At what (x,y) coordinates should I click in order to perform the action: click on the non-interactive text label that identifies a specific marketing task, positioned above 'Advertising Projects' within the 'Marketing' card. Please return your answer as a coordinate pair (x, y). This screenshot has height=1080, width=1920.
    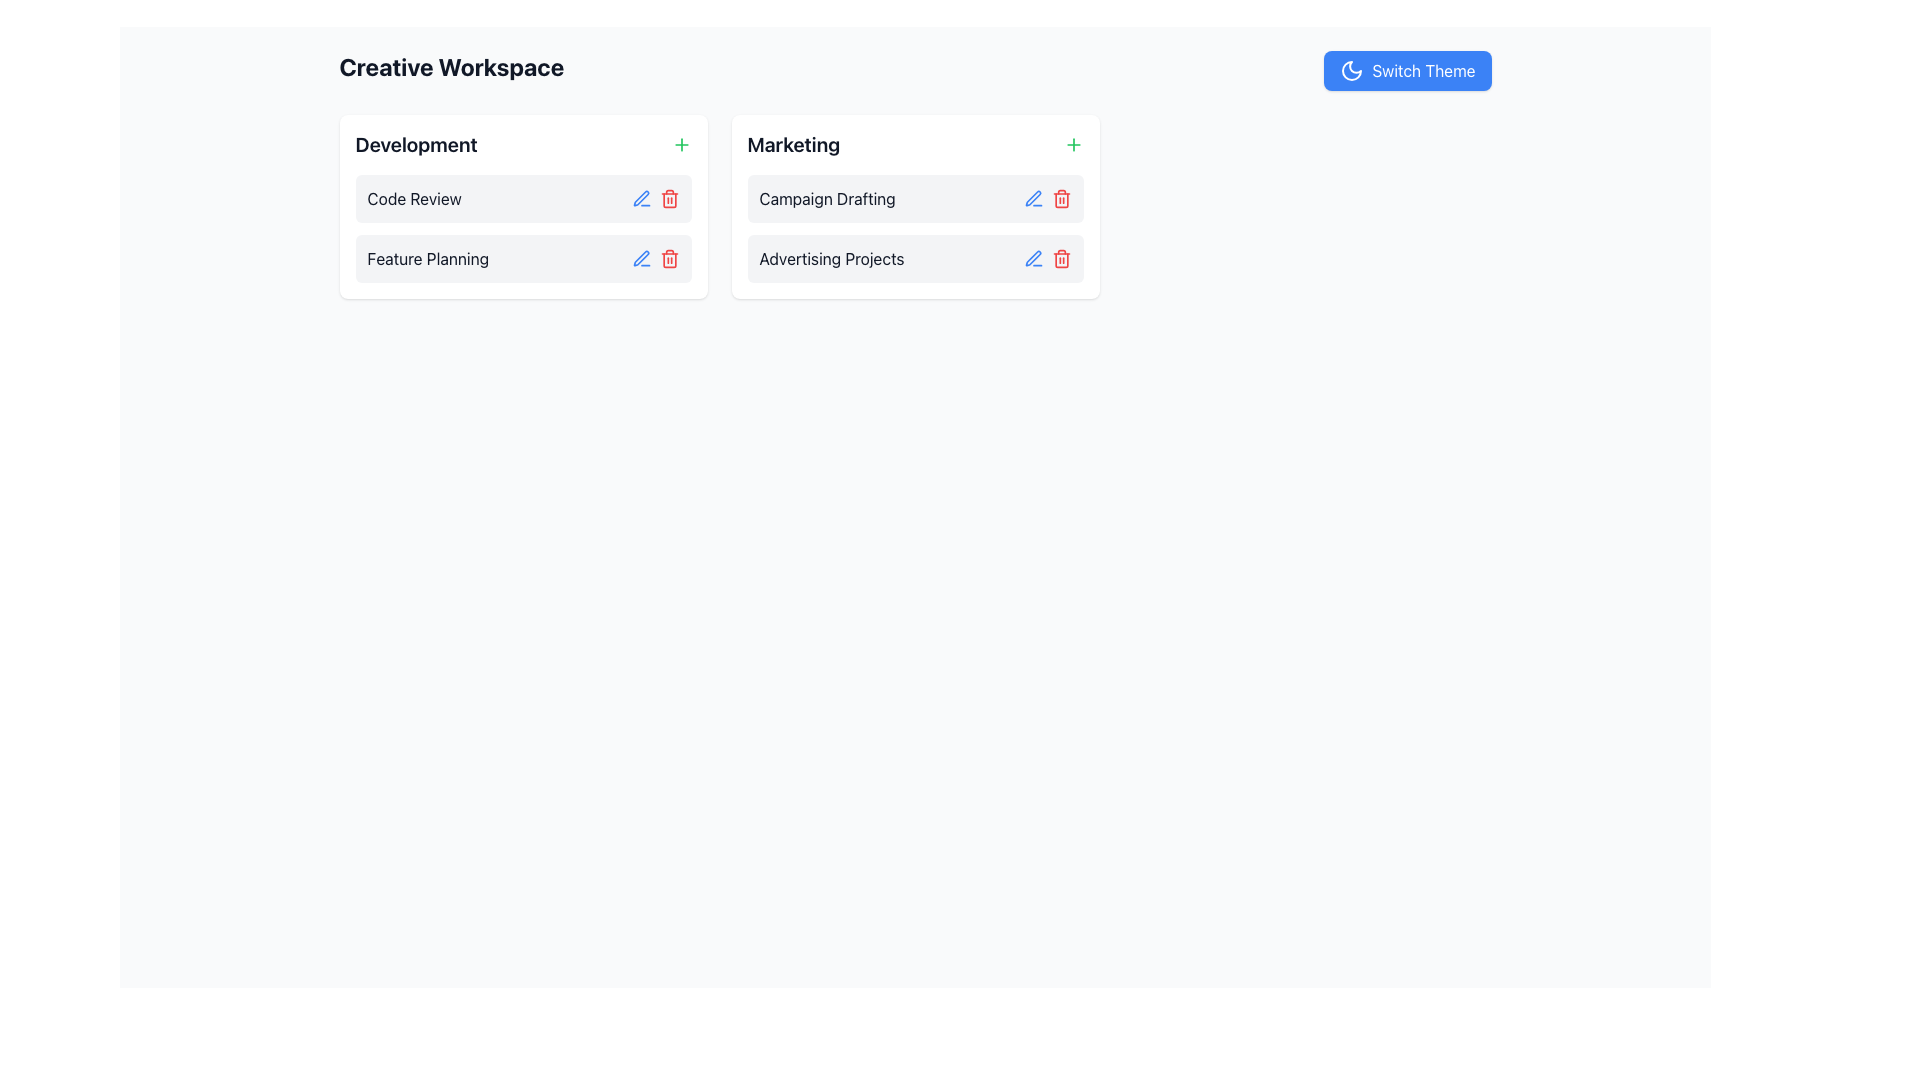
    Looking at the image, I should click on (827, 199).